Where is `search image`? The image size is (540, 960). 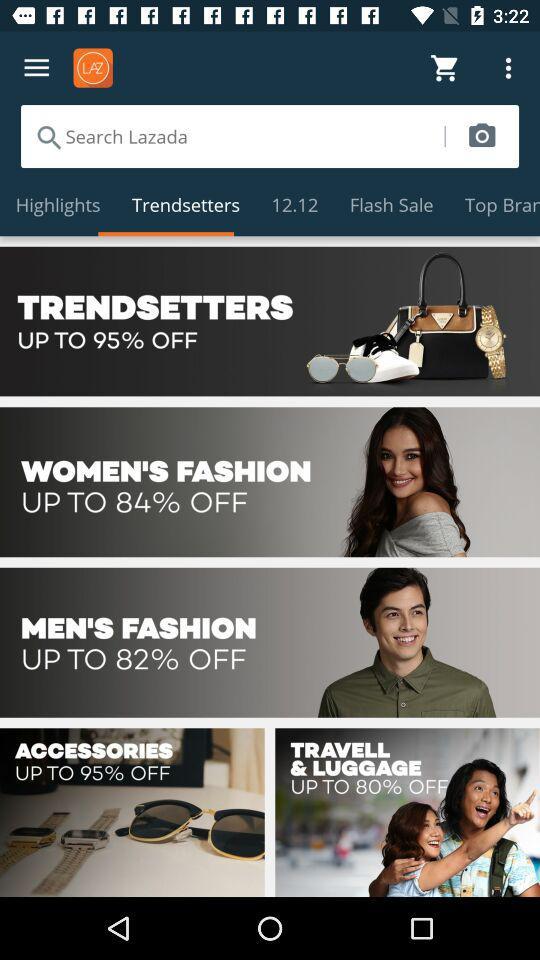
search image is located at coordinates (481, 135).